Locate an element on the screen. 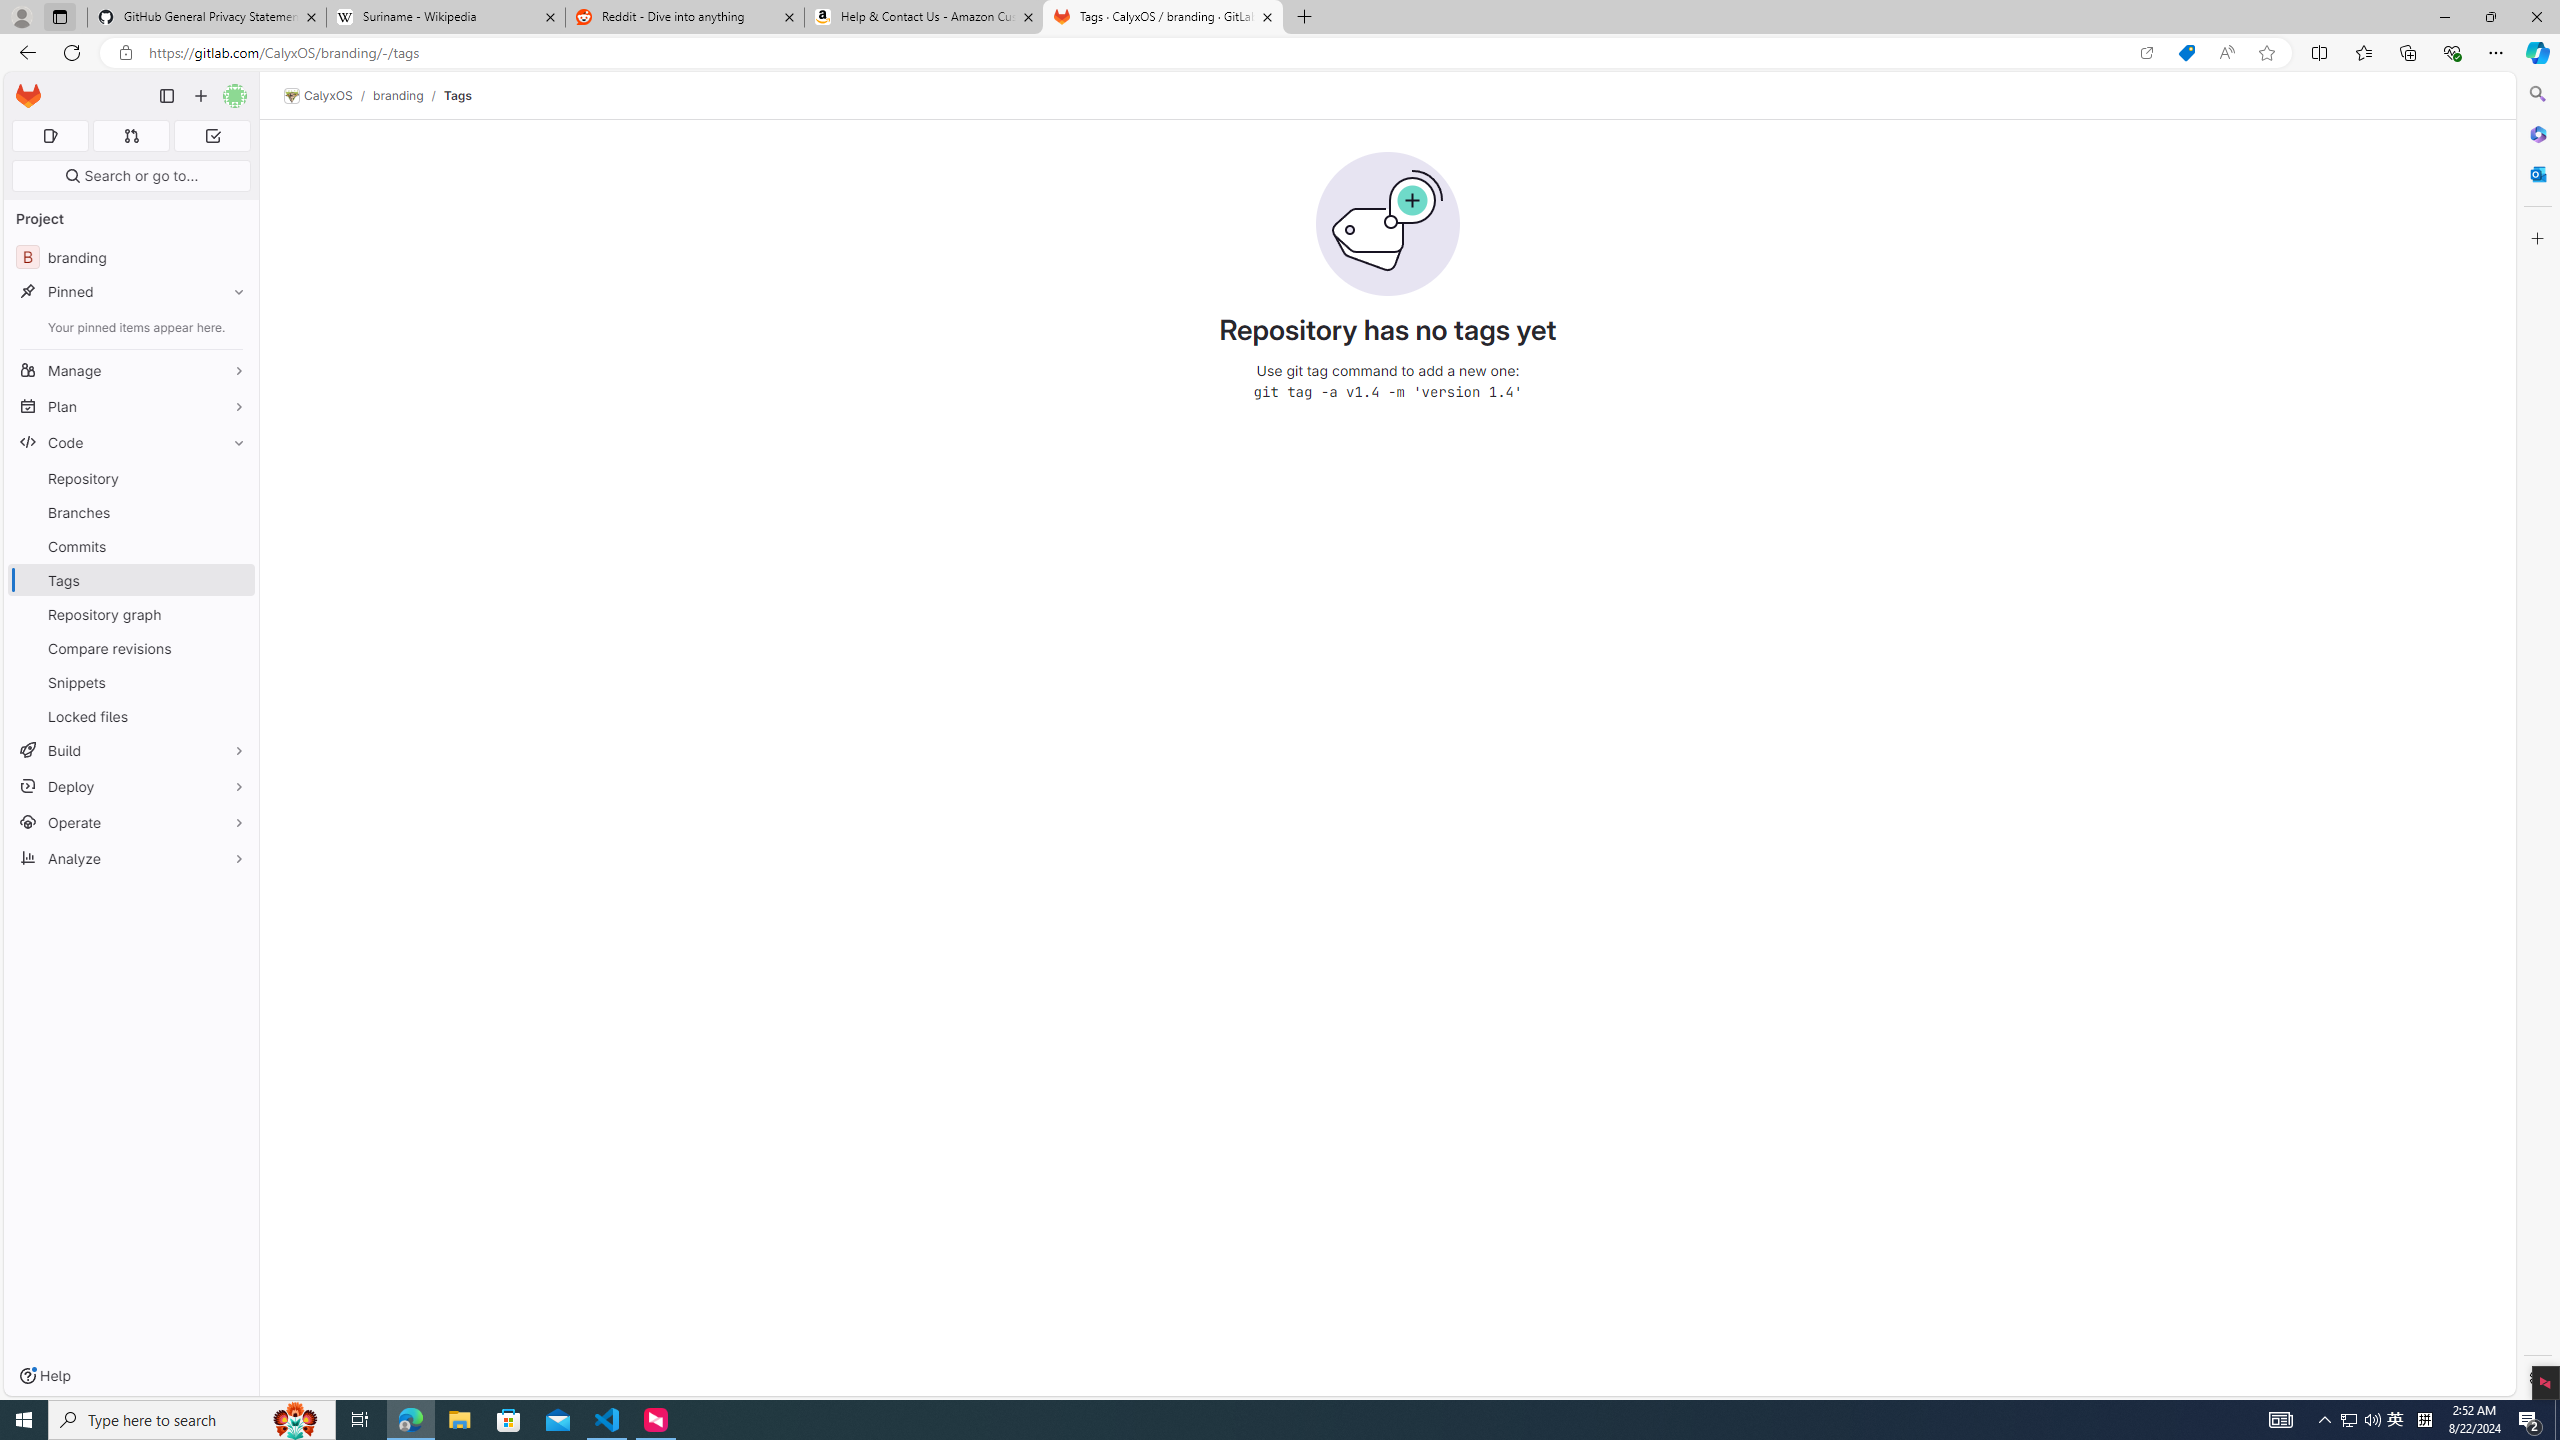 The height and width of the screenshot is (1440, 2560). 'Pin Repository' is located at coordinates (233, 478).